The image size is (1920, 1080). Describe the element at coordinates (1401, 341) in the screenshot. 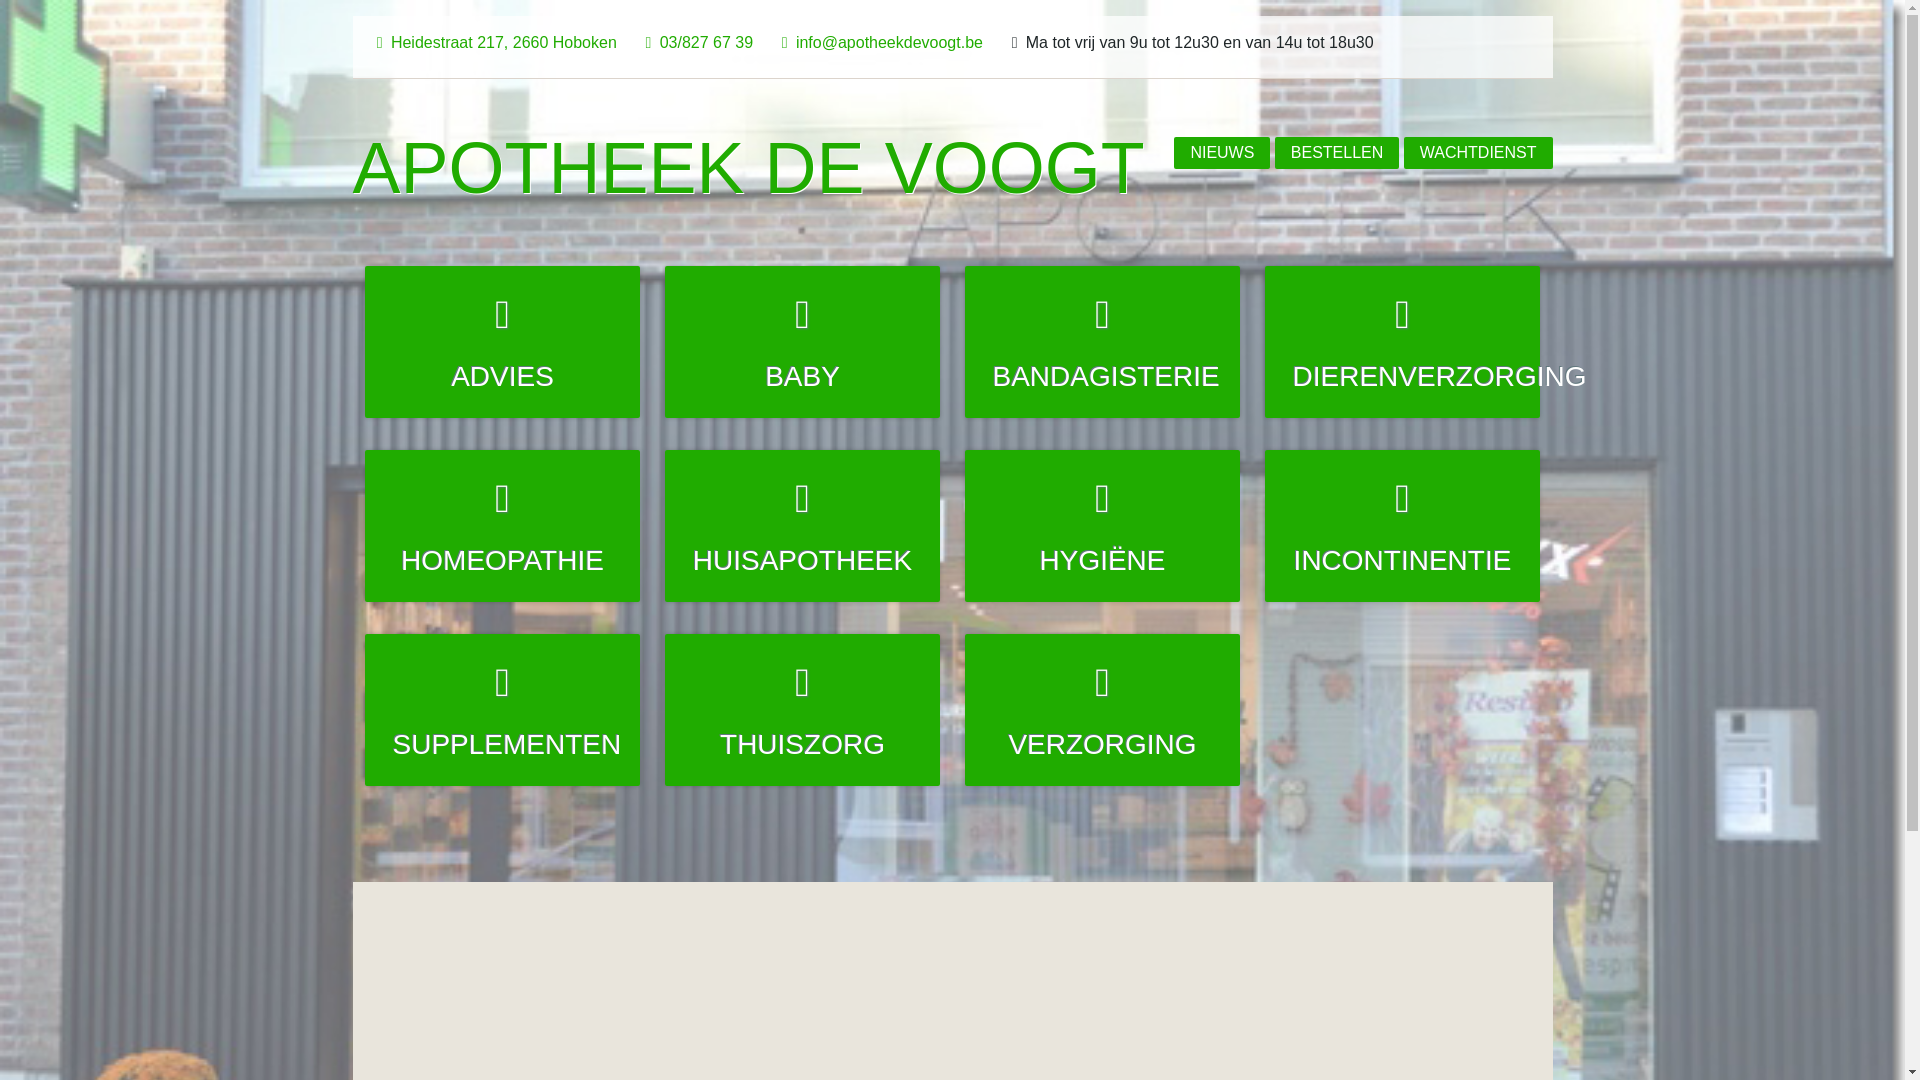

I see `'DIERENVERZORGING'` at that location.